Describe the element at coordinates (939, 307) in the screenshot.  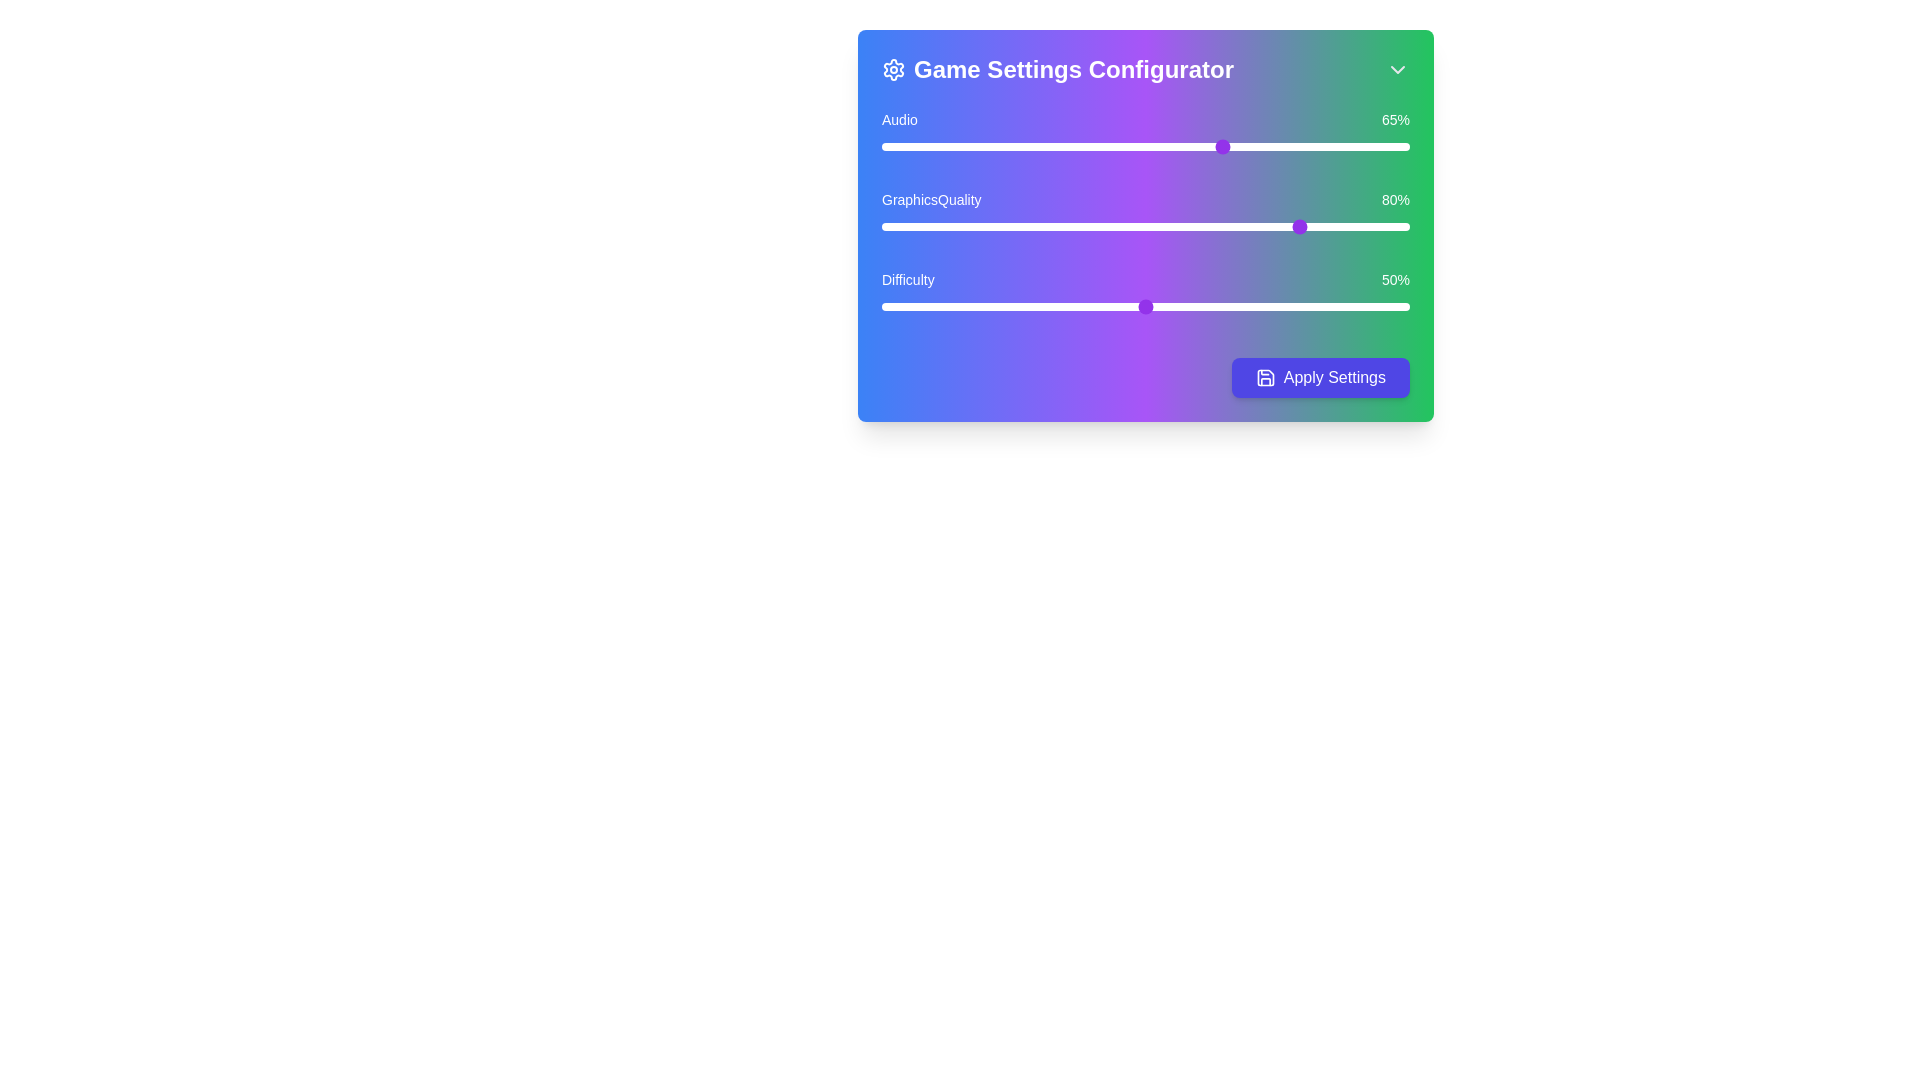
I see `the difficulty slider` at that location.